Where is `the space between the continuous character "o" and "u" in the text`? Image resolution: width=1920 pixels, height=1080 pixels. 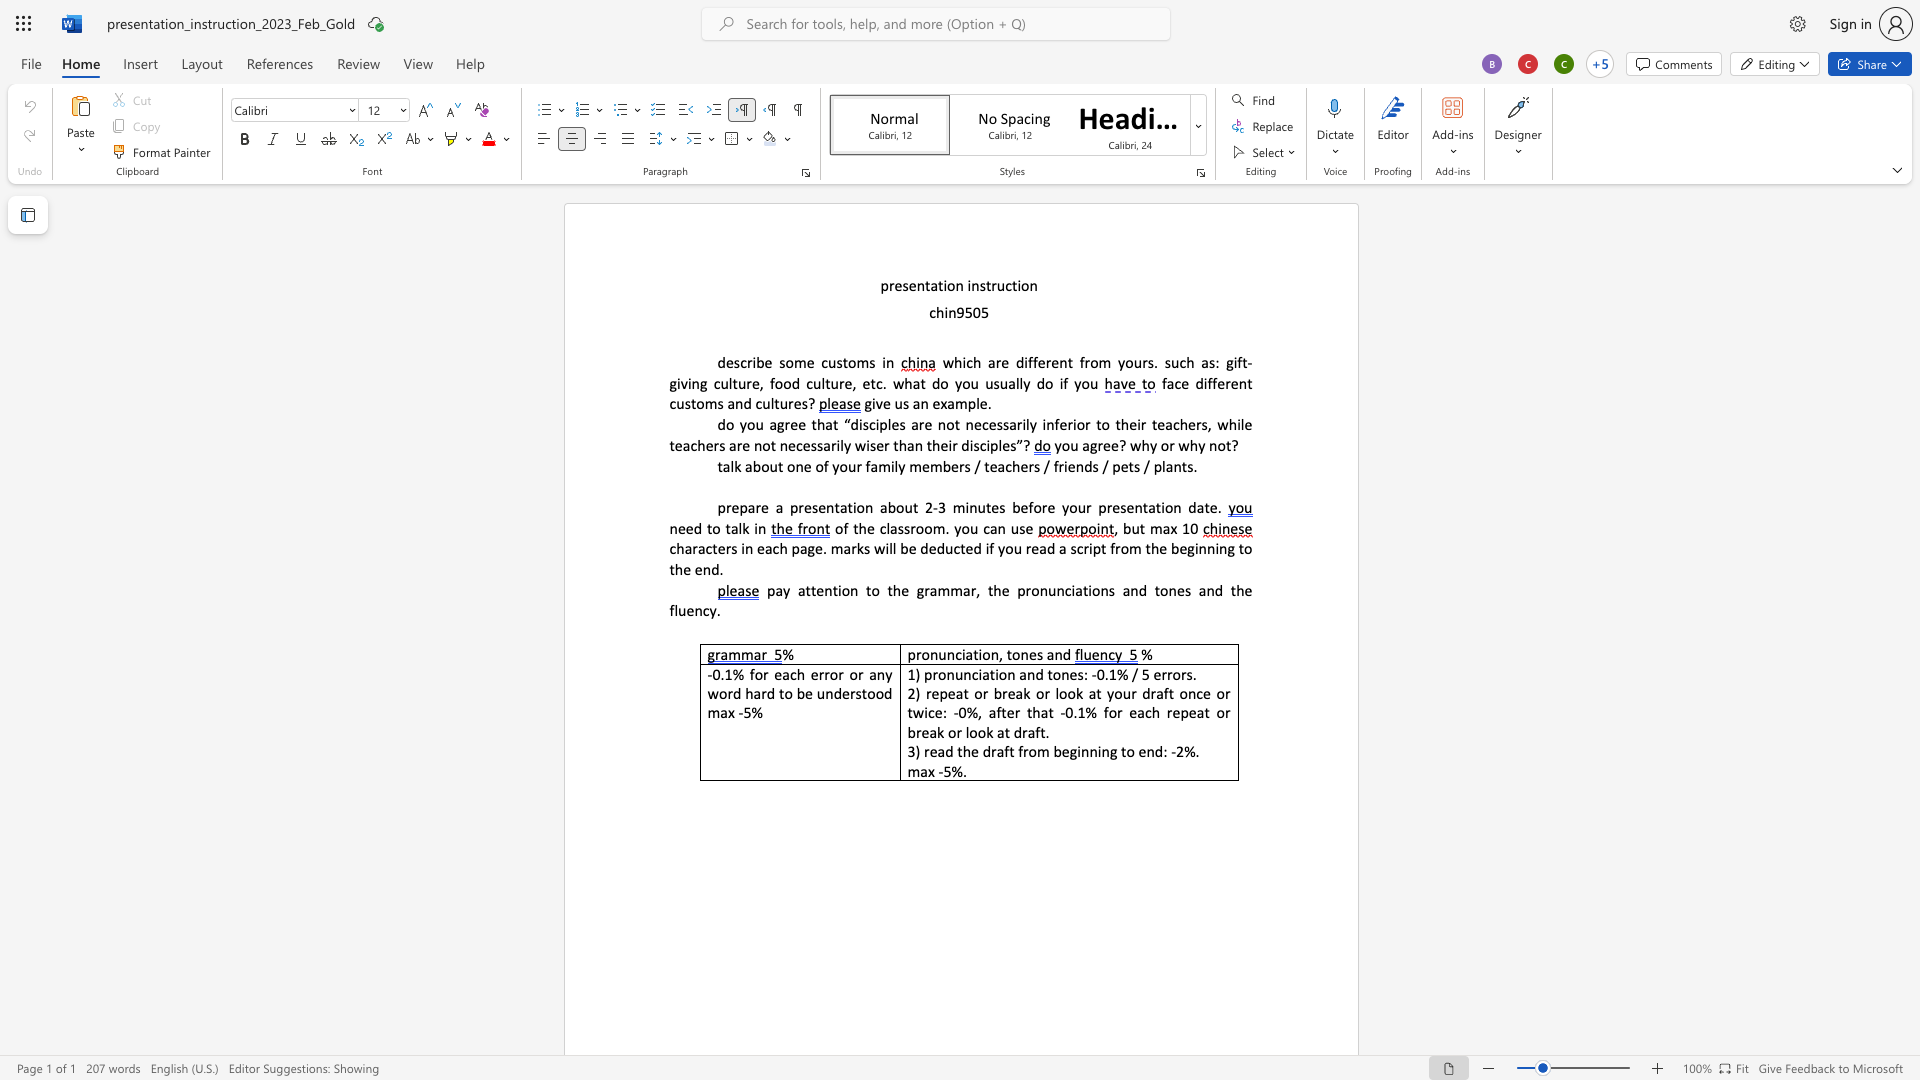
the space between the continuous character "o" and "u" in the text is located at coordinates (1133, 362).